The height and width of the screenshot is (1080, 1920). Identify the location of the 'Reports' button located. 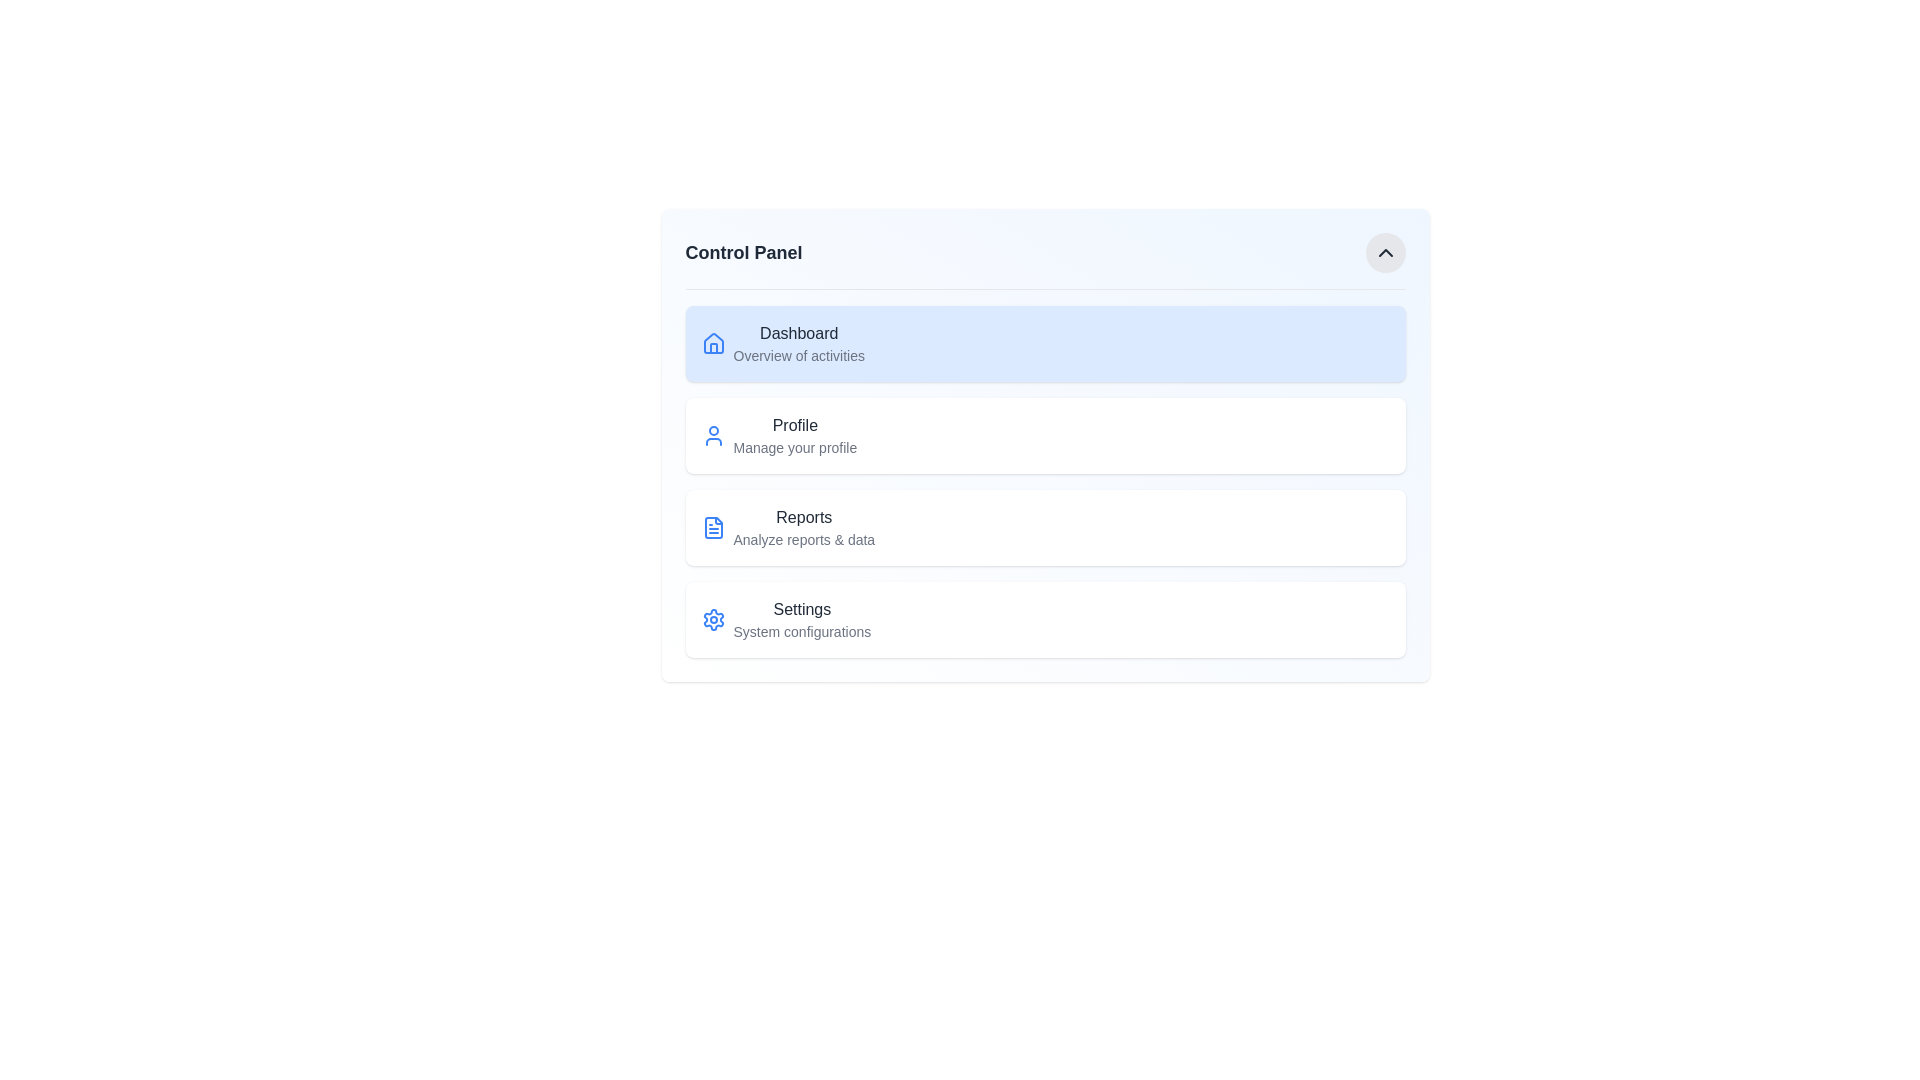
(804, 527).